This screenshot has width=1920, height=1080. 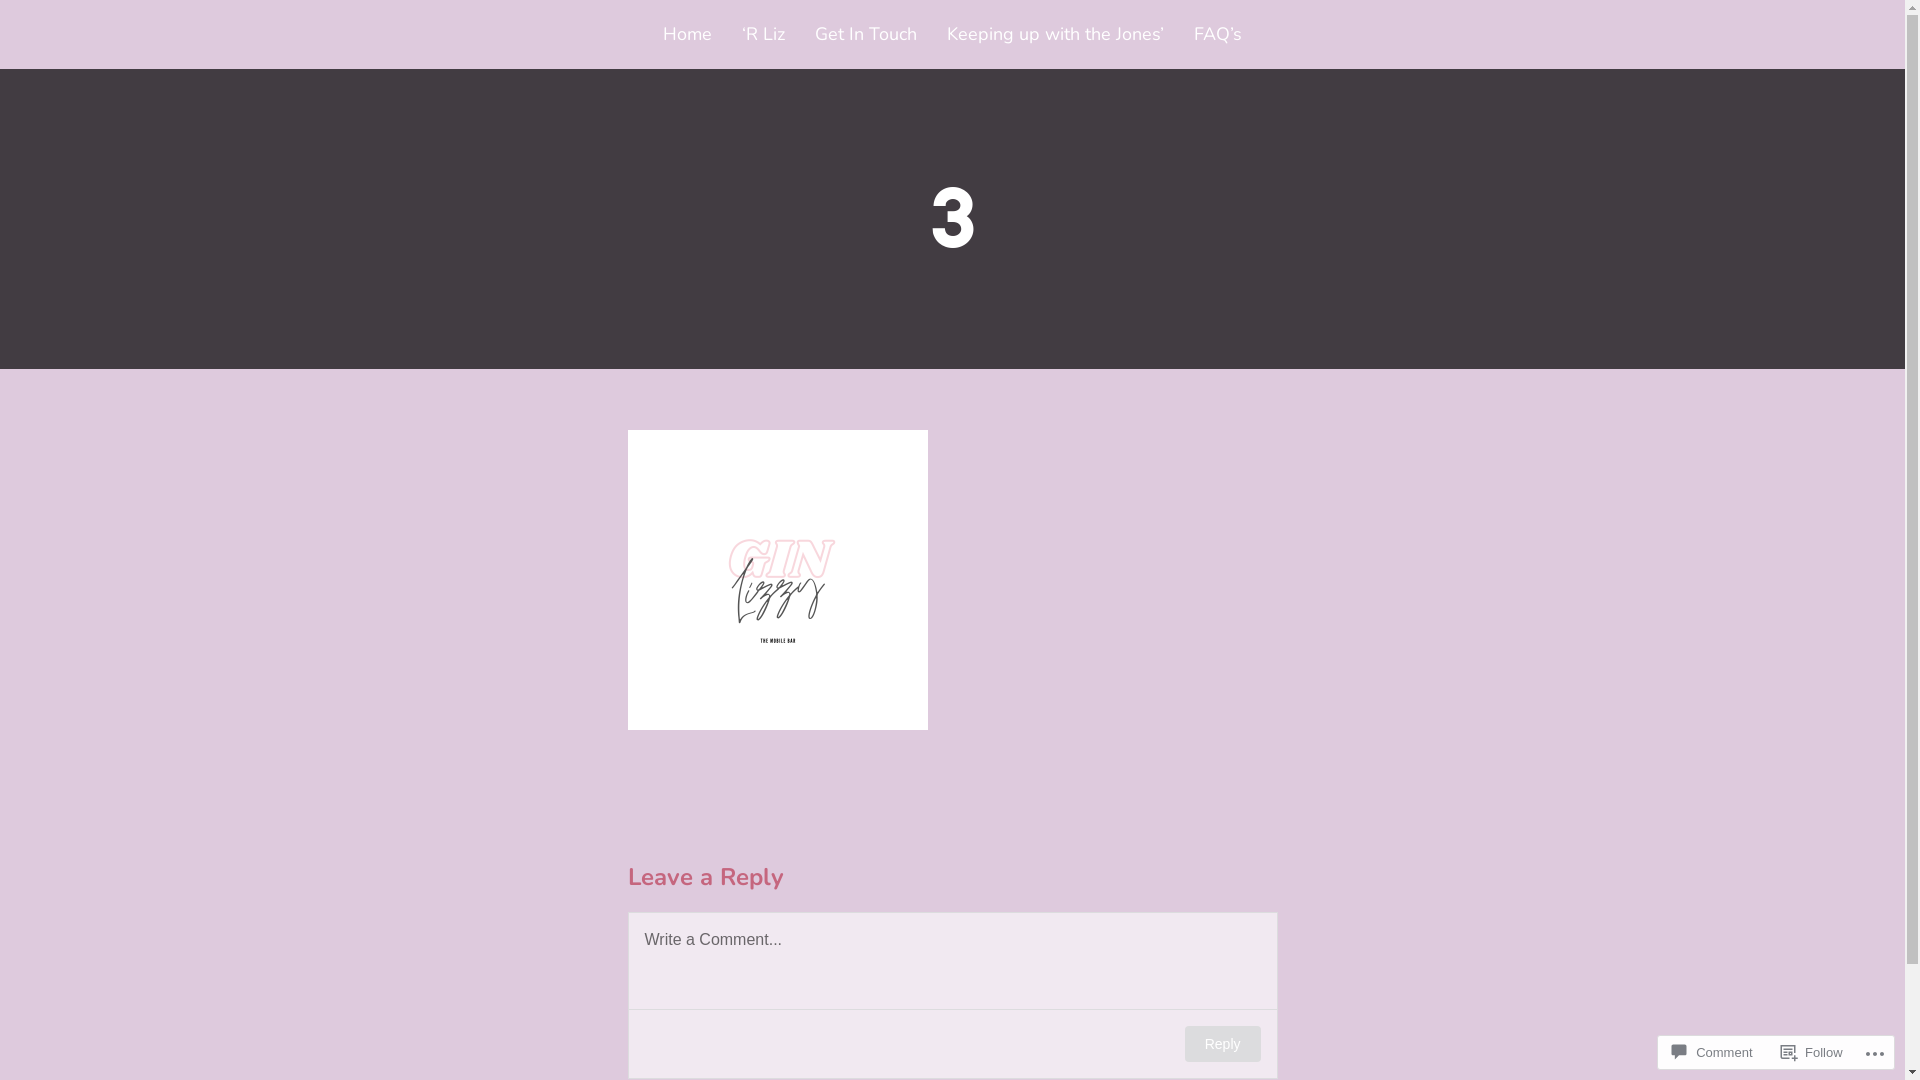 I want to click on 'Get In Touch', so click(x=865, y=34).